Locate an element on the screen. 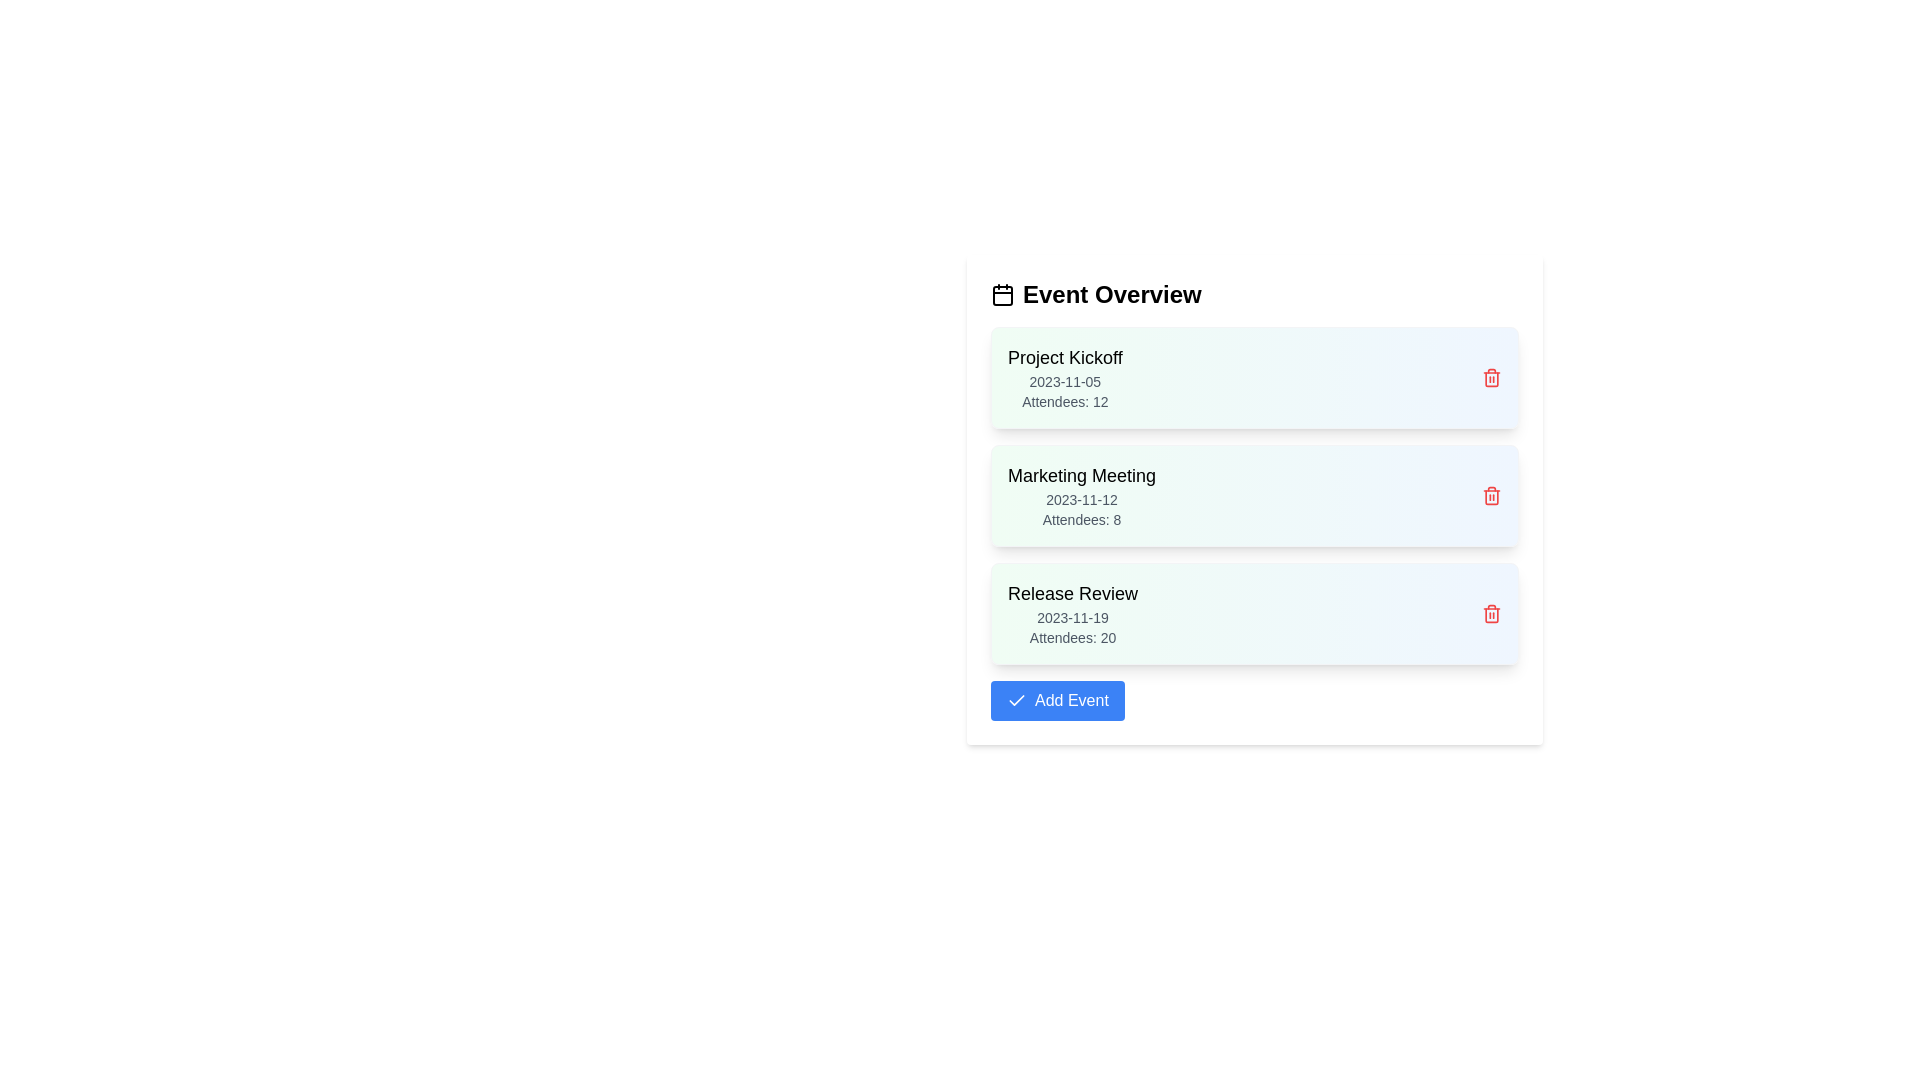 Image resolution: width=1920 pixels, height=1080 pixels. the delete button for the event titled Project Kickoff is located at coordinates (1492, 378).